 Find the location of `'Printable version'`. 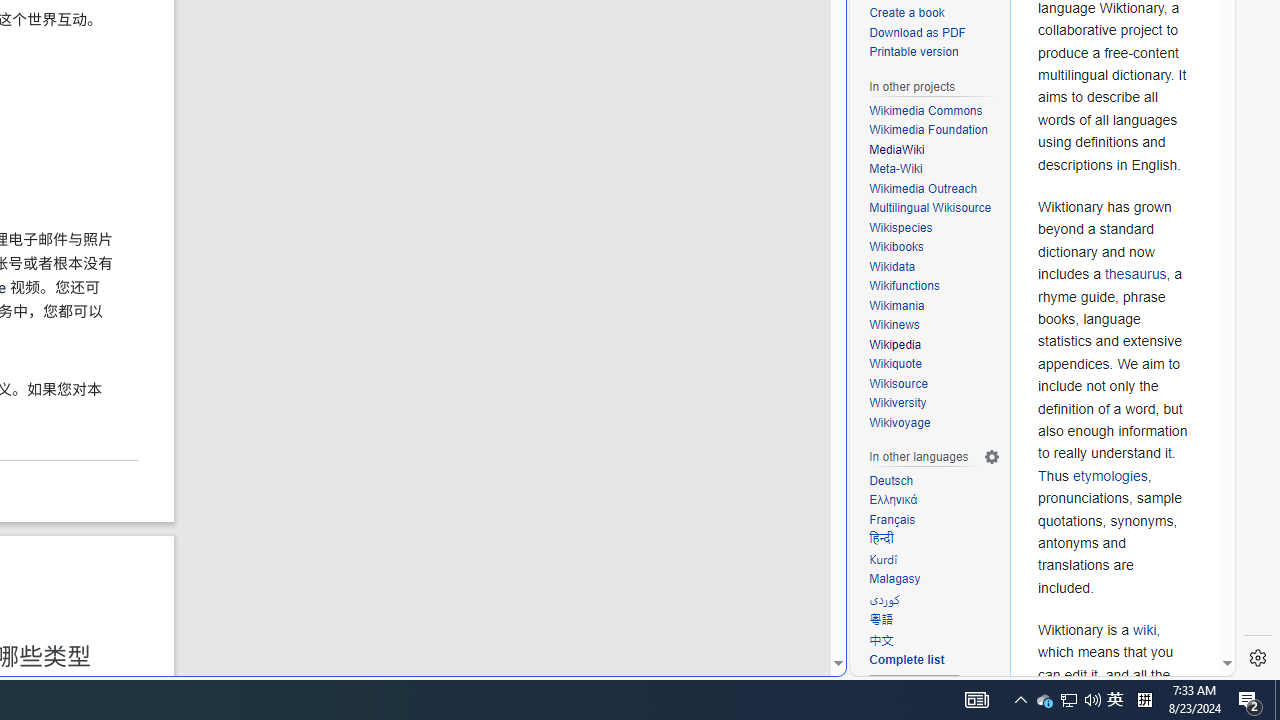

'Printable version' is located at coordinates (912, 51).